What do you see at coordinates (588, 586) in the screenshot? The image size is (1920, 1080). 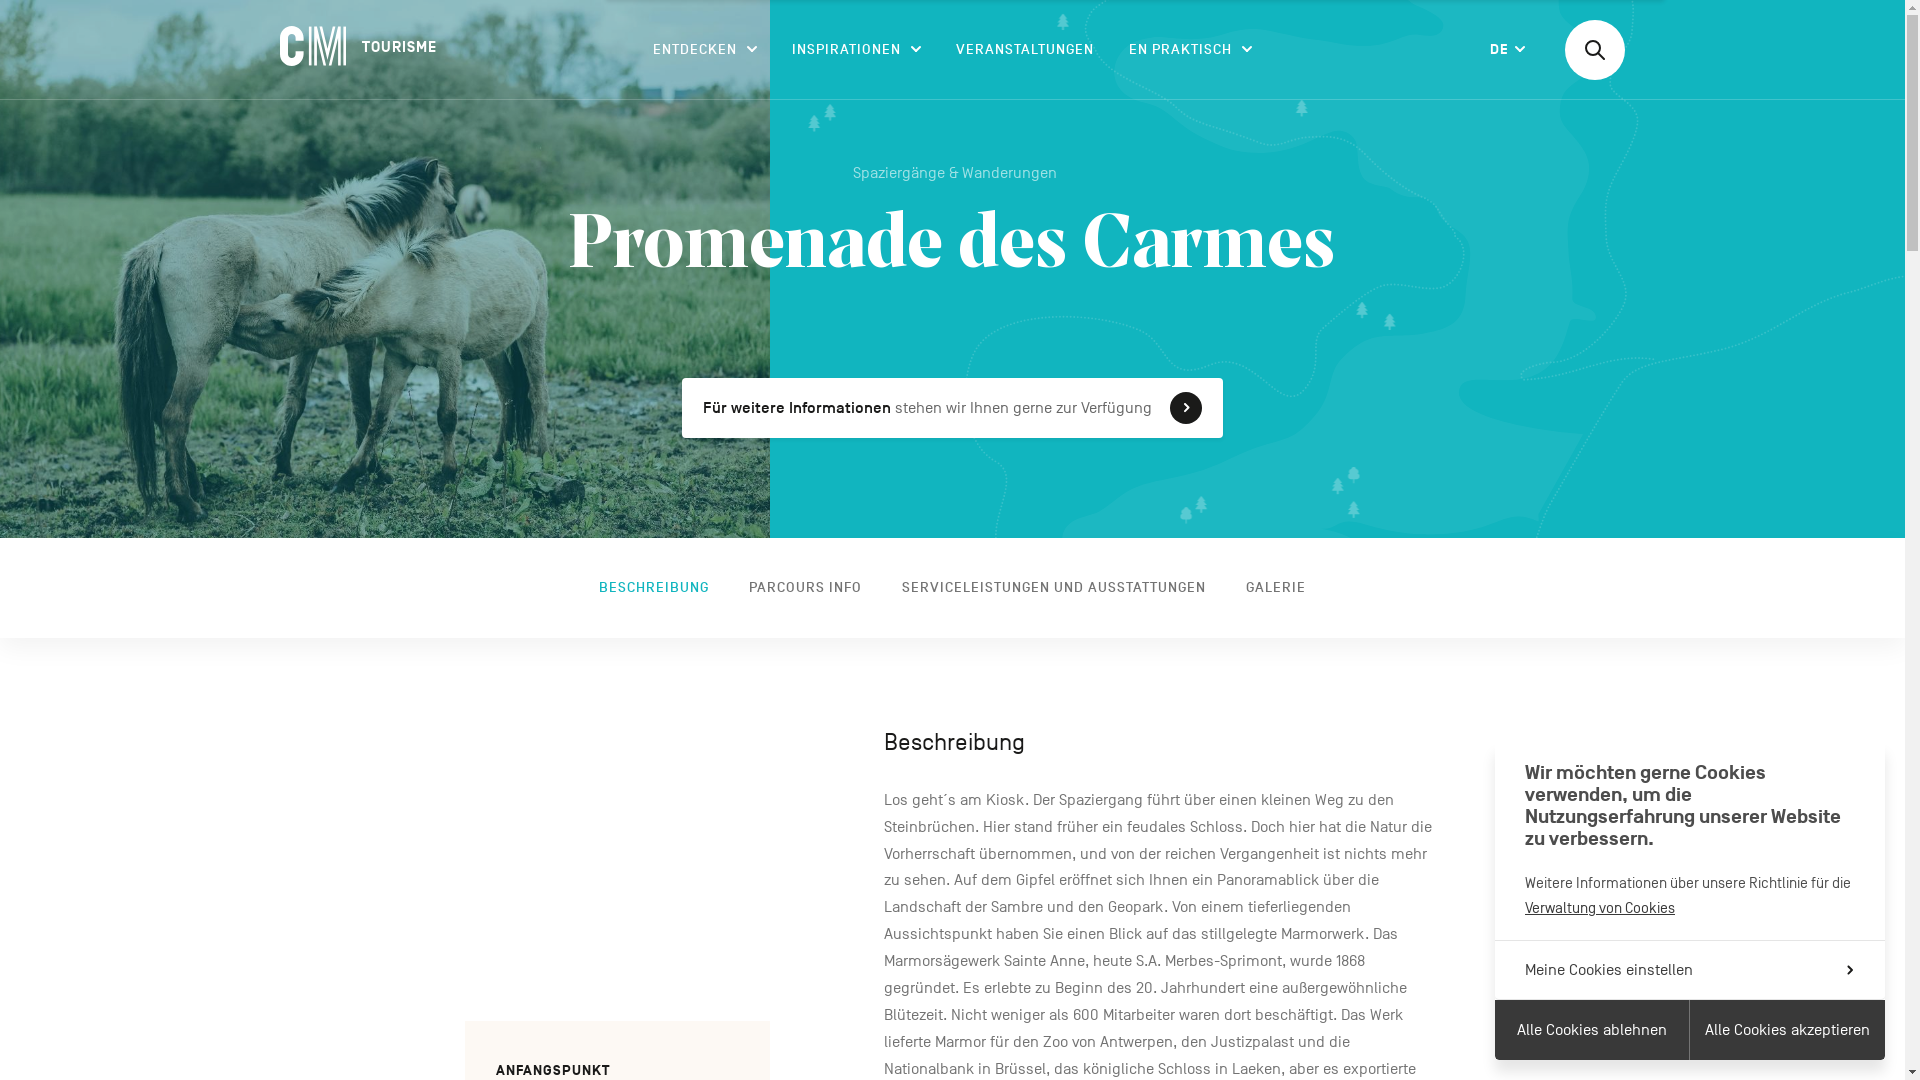 I see `'BESCHREIBUNG'` at bounding box center [588, 586].